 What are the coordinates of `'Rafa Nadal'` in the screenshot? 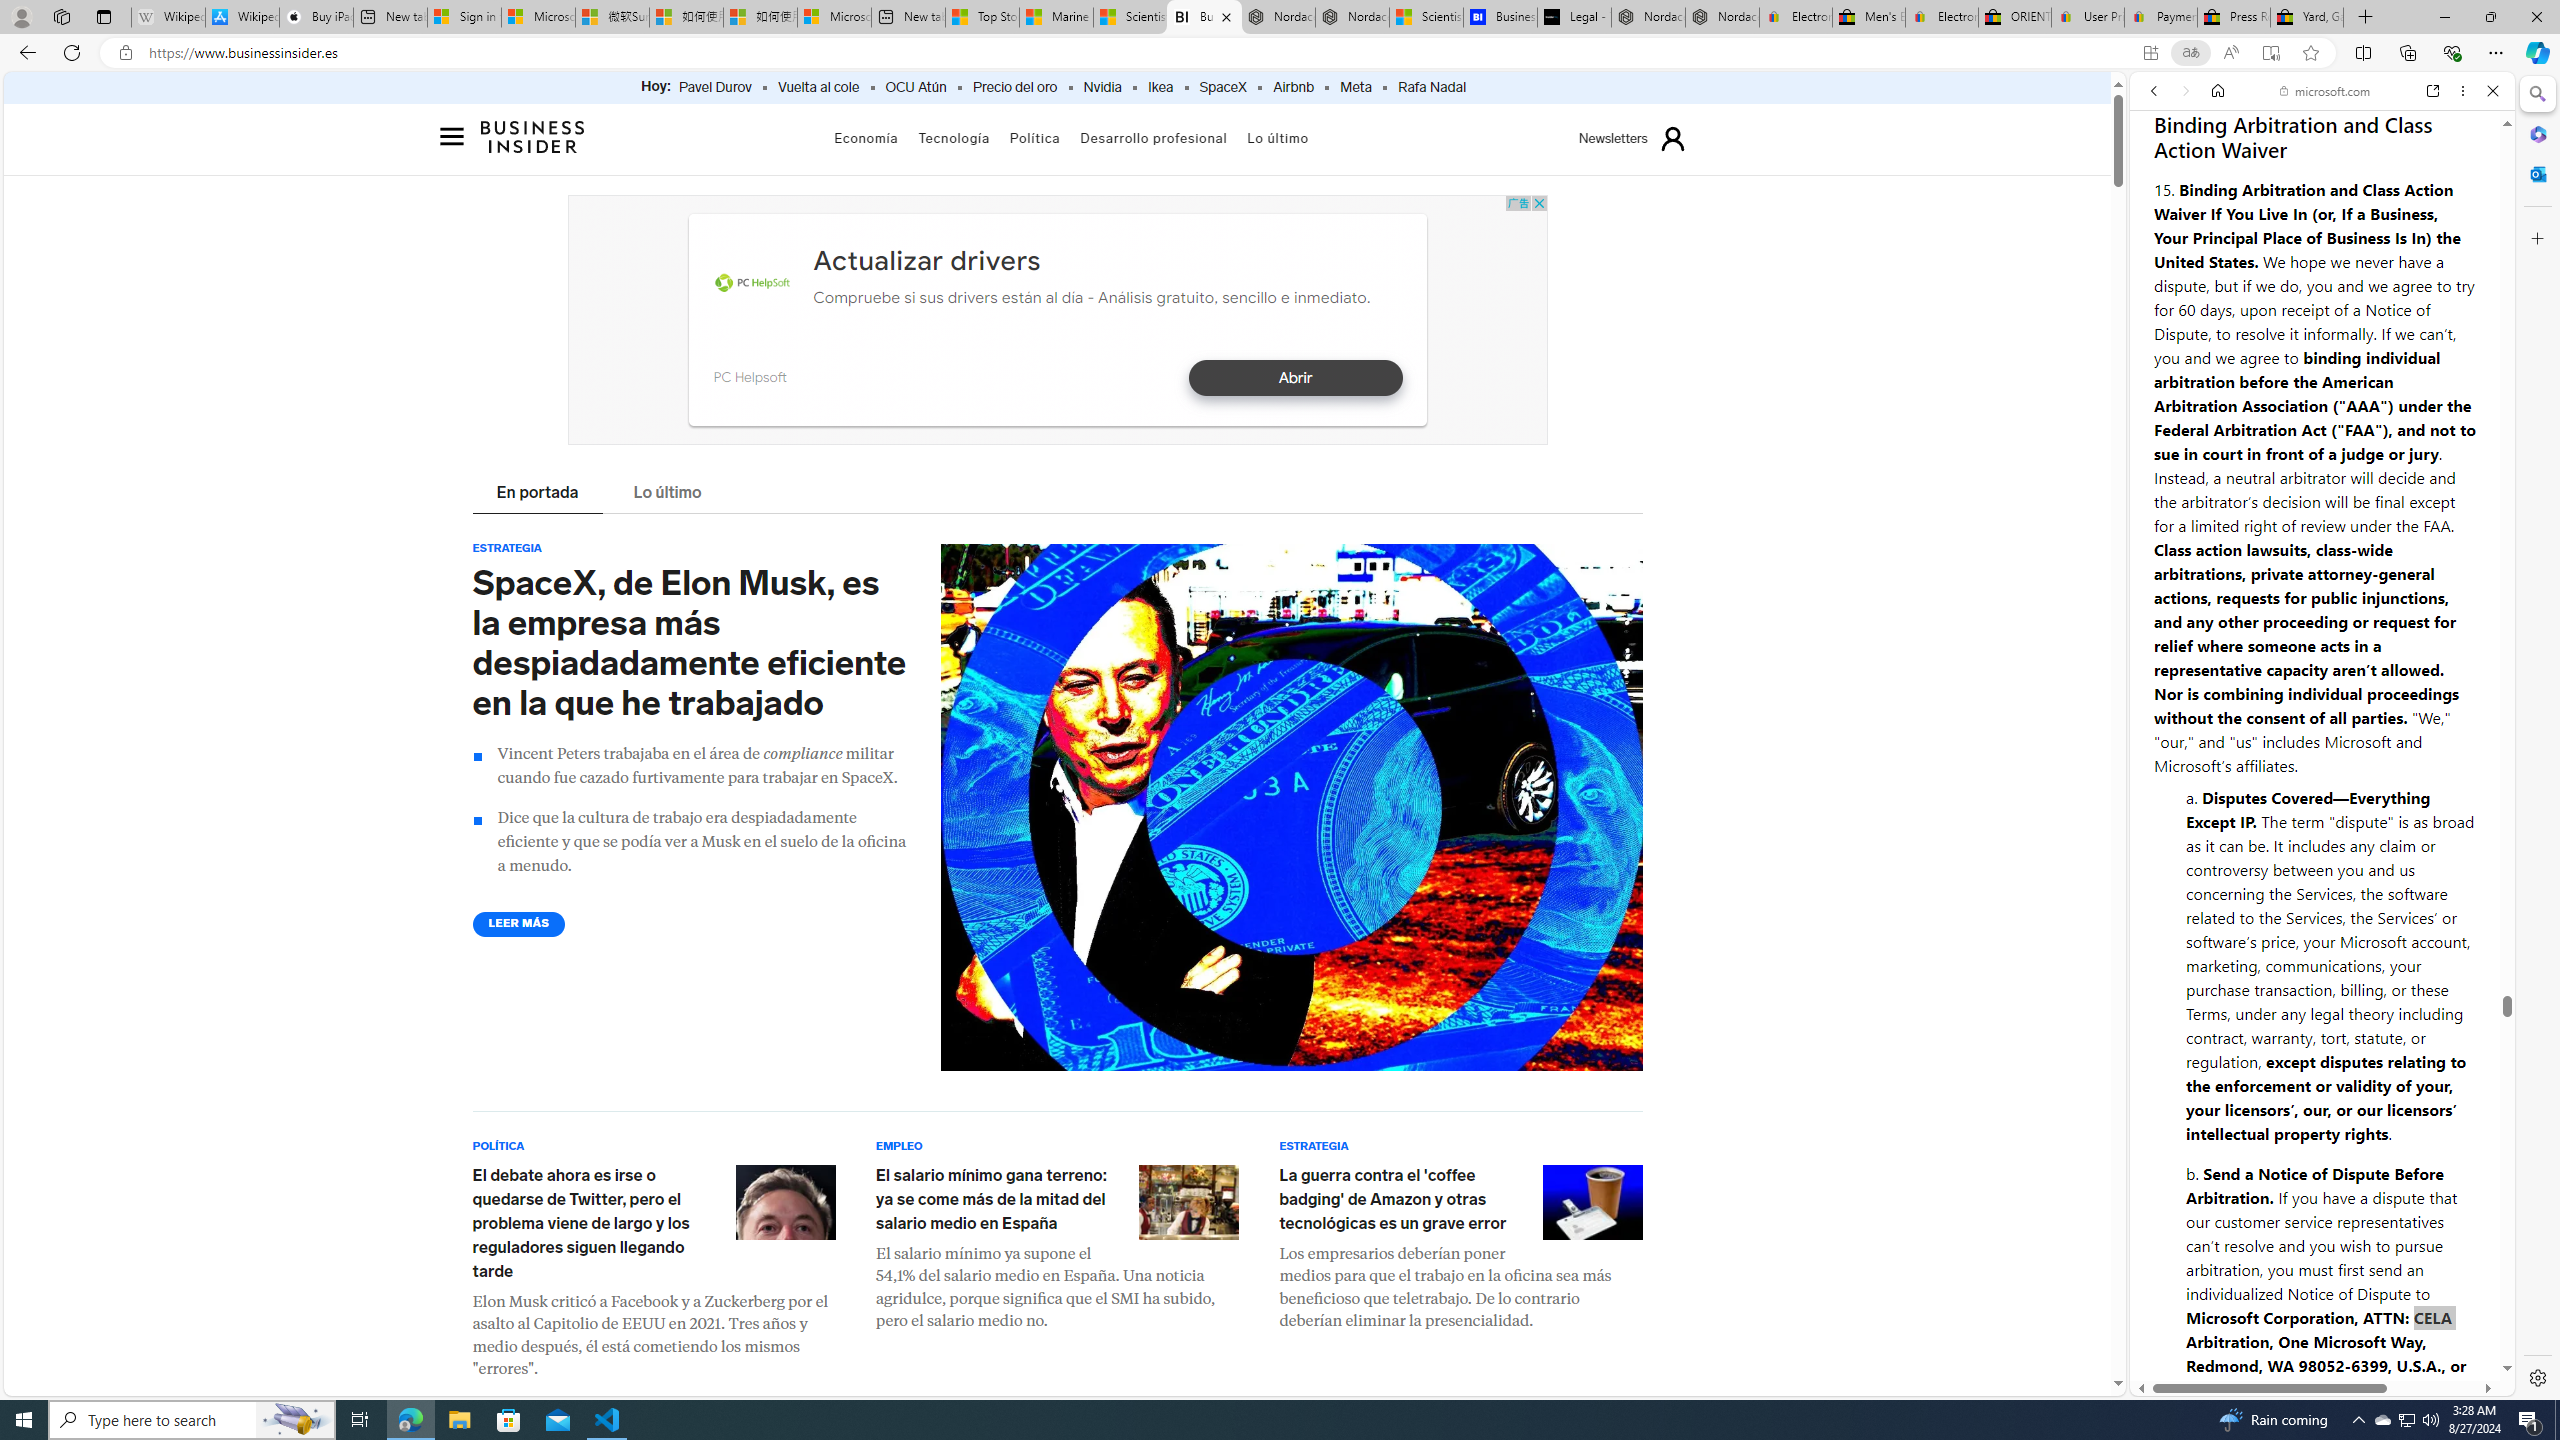 It's located at (1431, 87).